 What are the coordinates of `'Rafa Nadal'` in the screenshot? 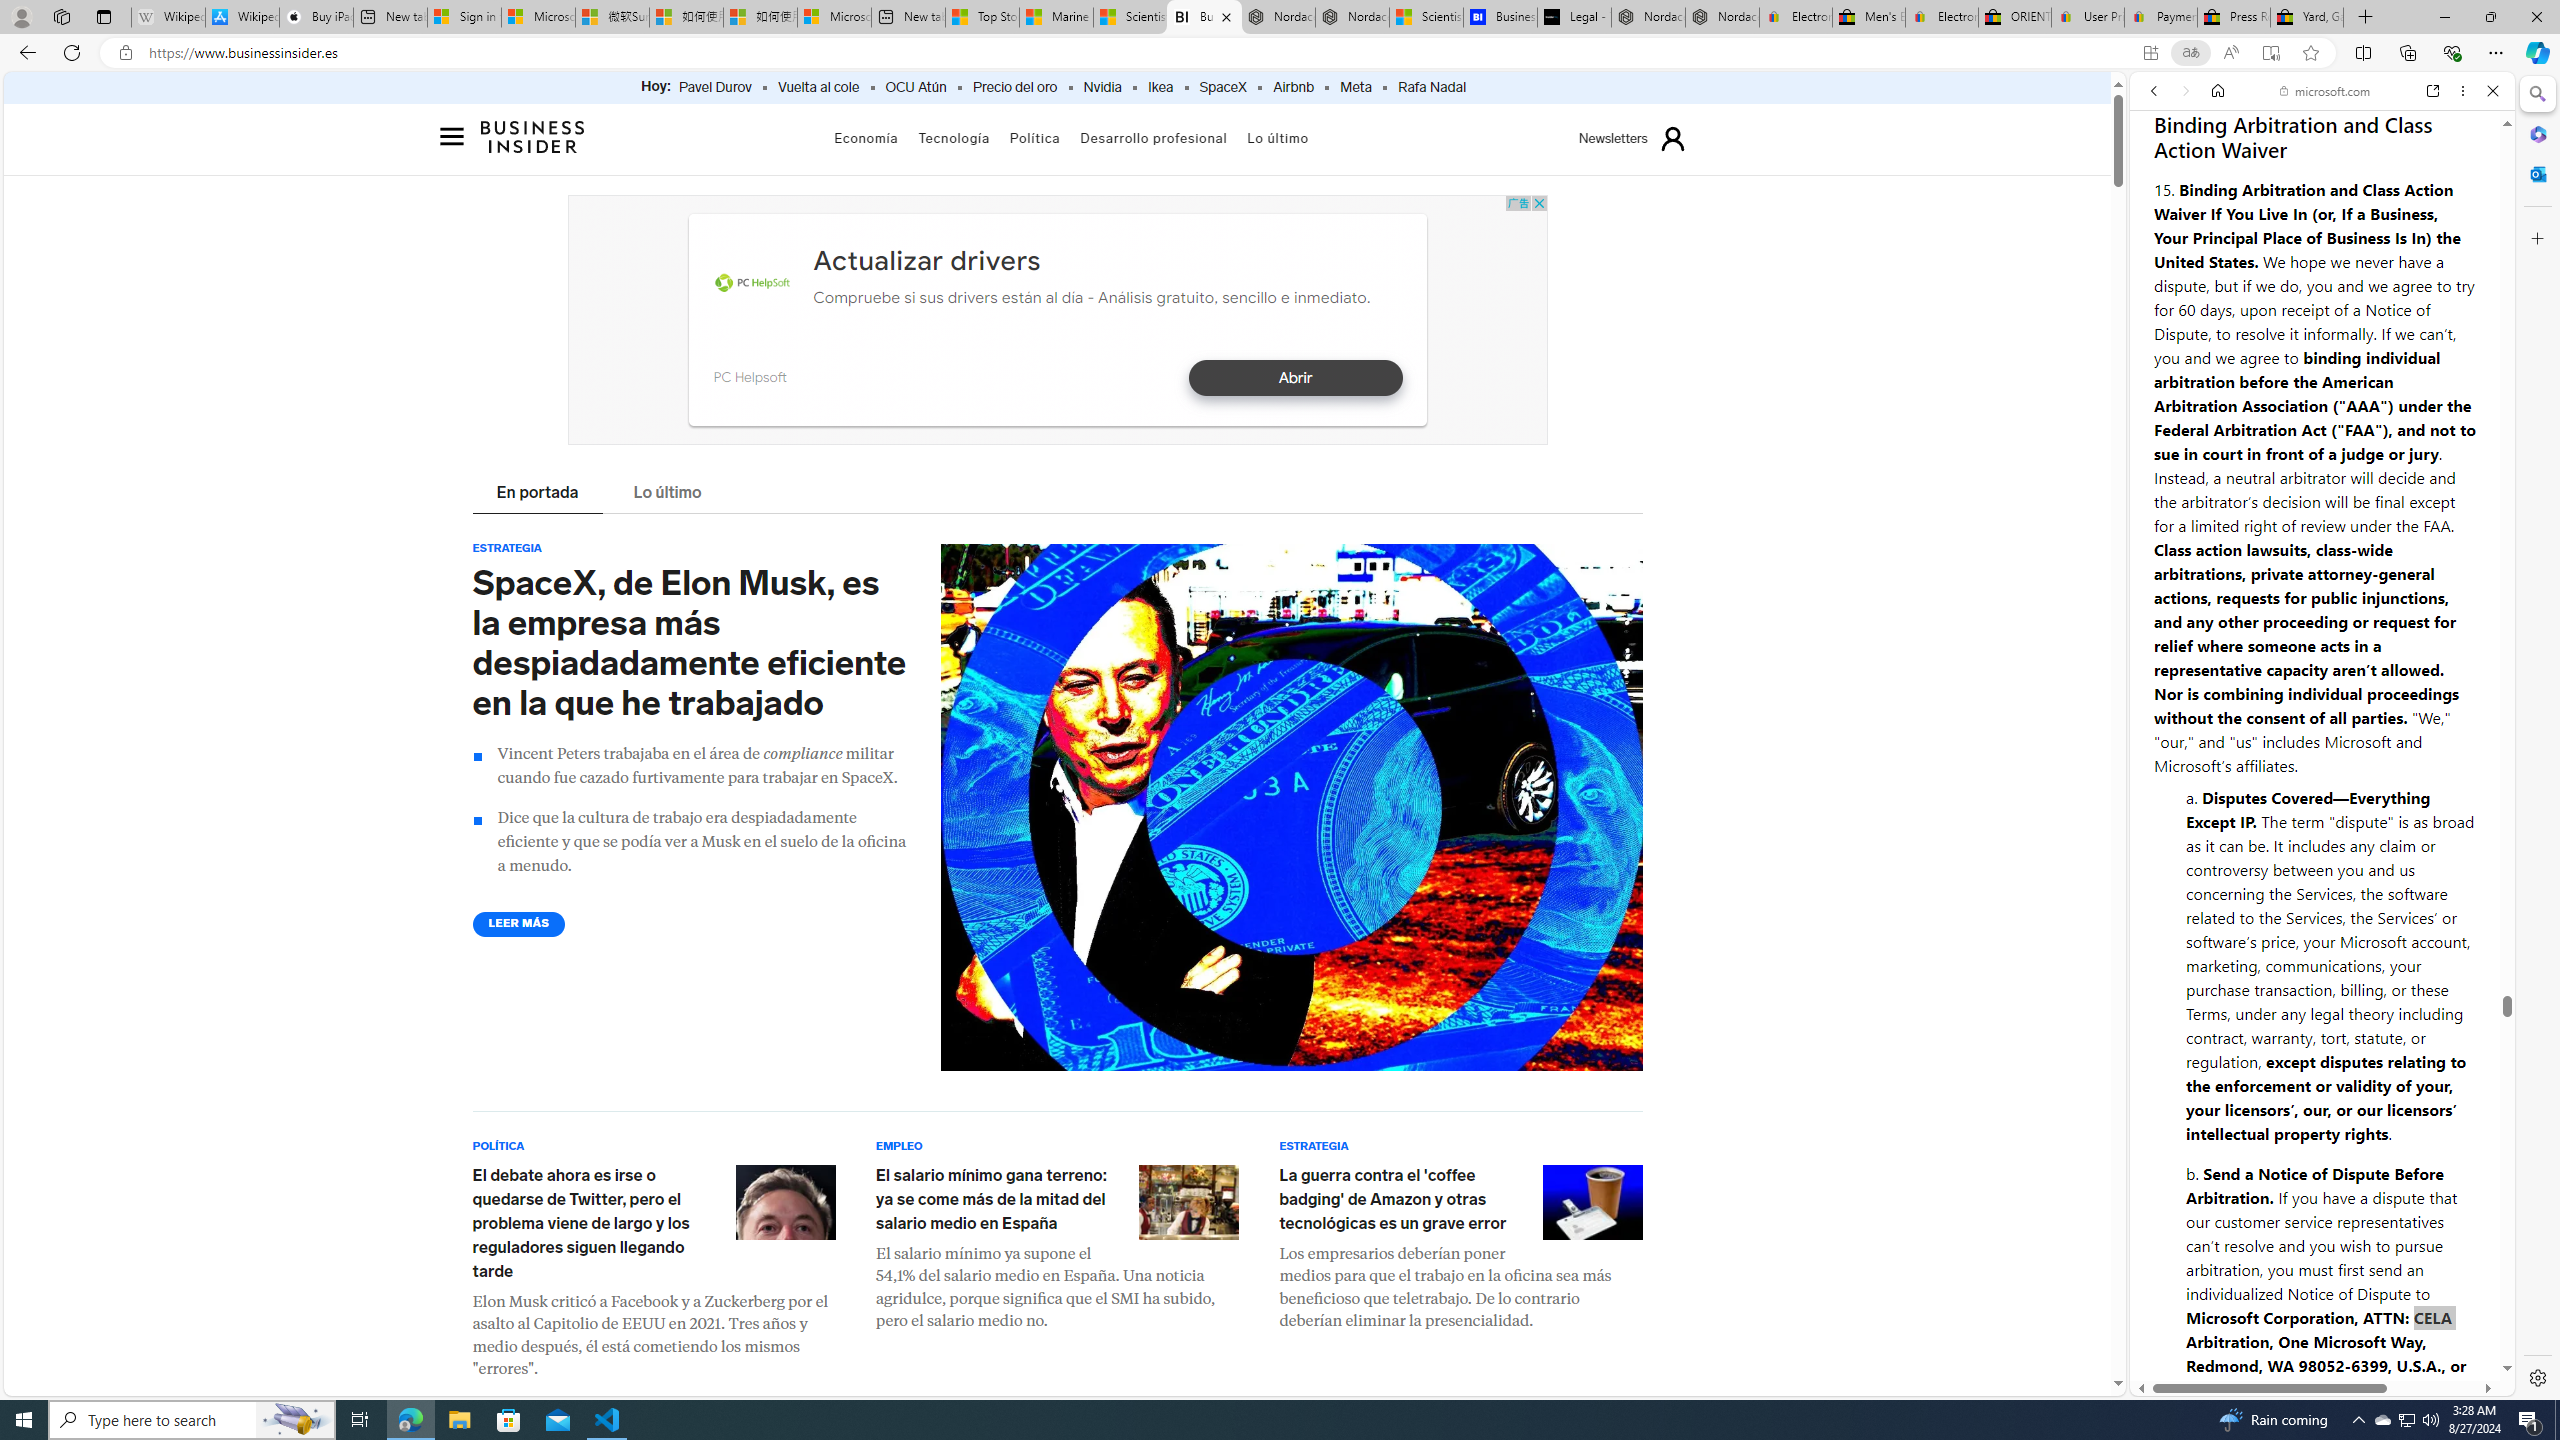 It's located at (1431, 87).